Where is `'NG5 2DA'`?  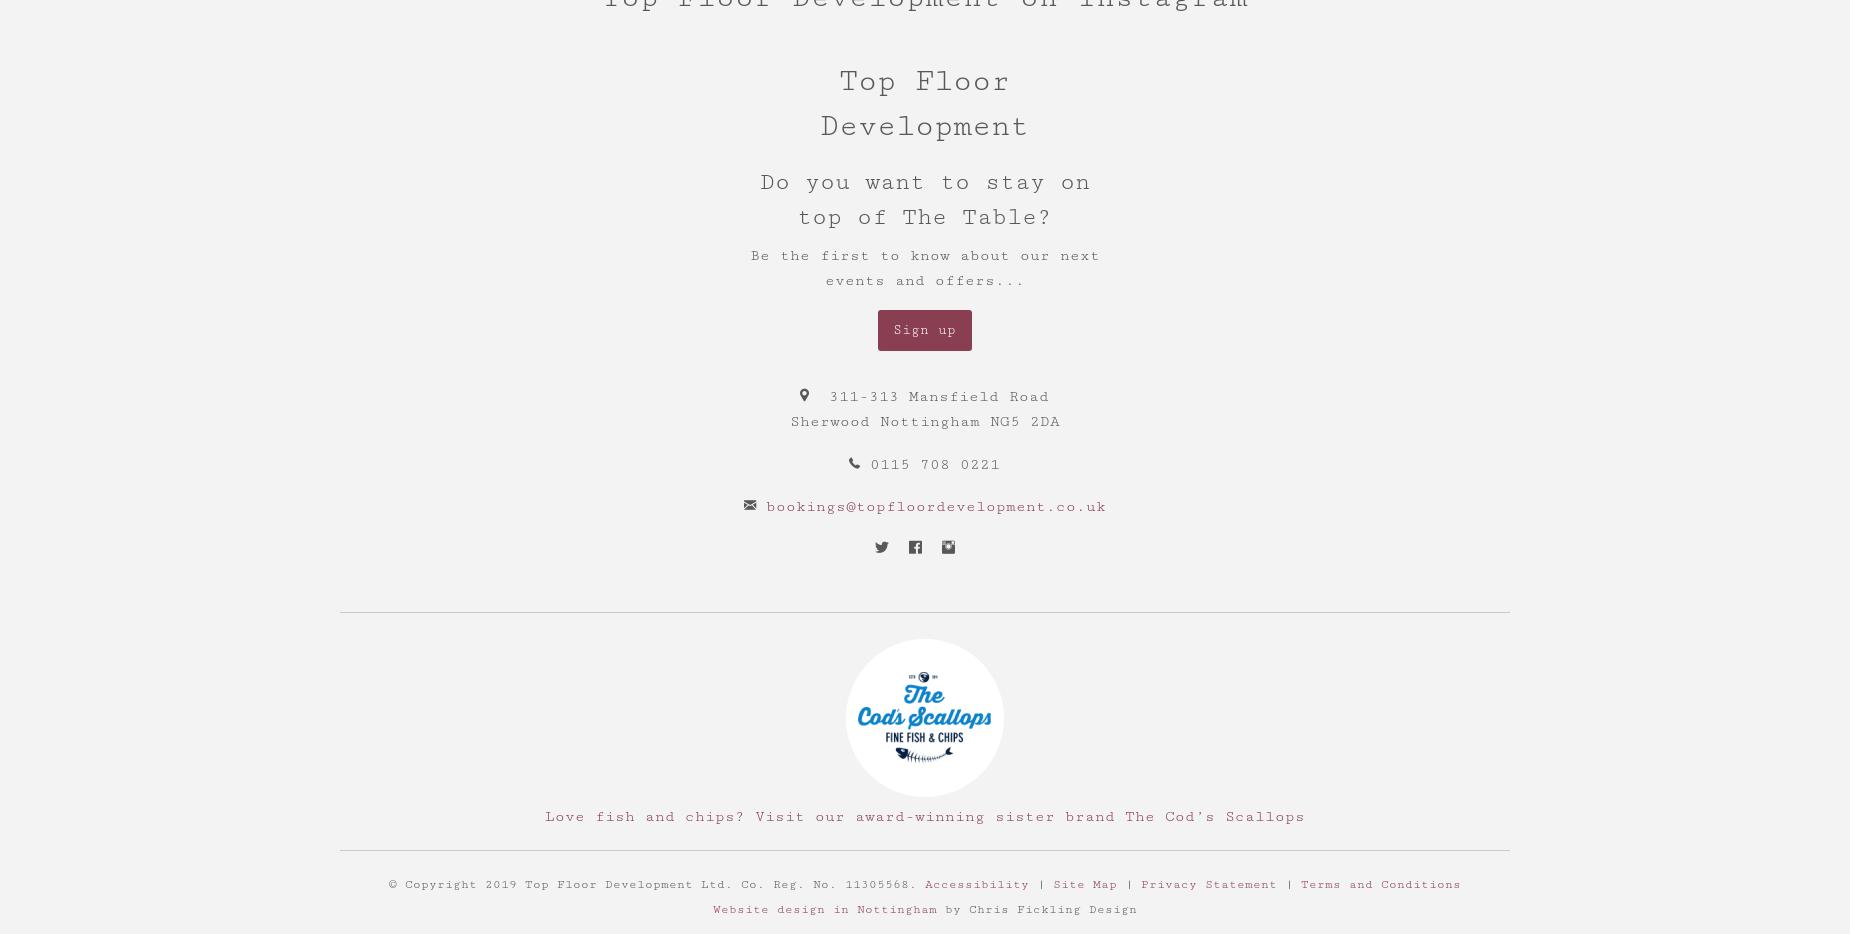 'NG5 2DA' is located at coordinates (1022, 421).